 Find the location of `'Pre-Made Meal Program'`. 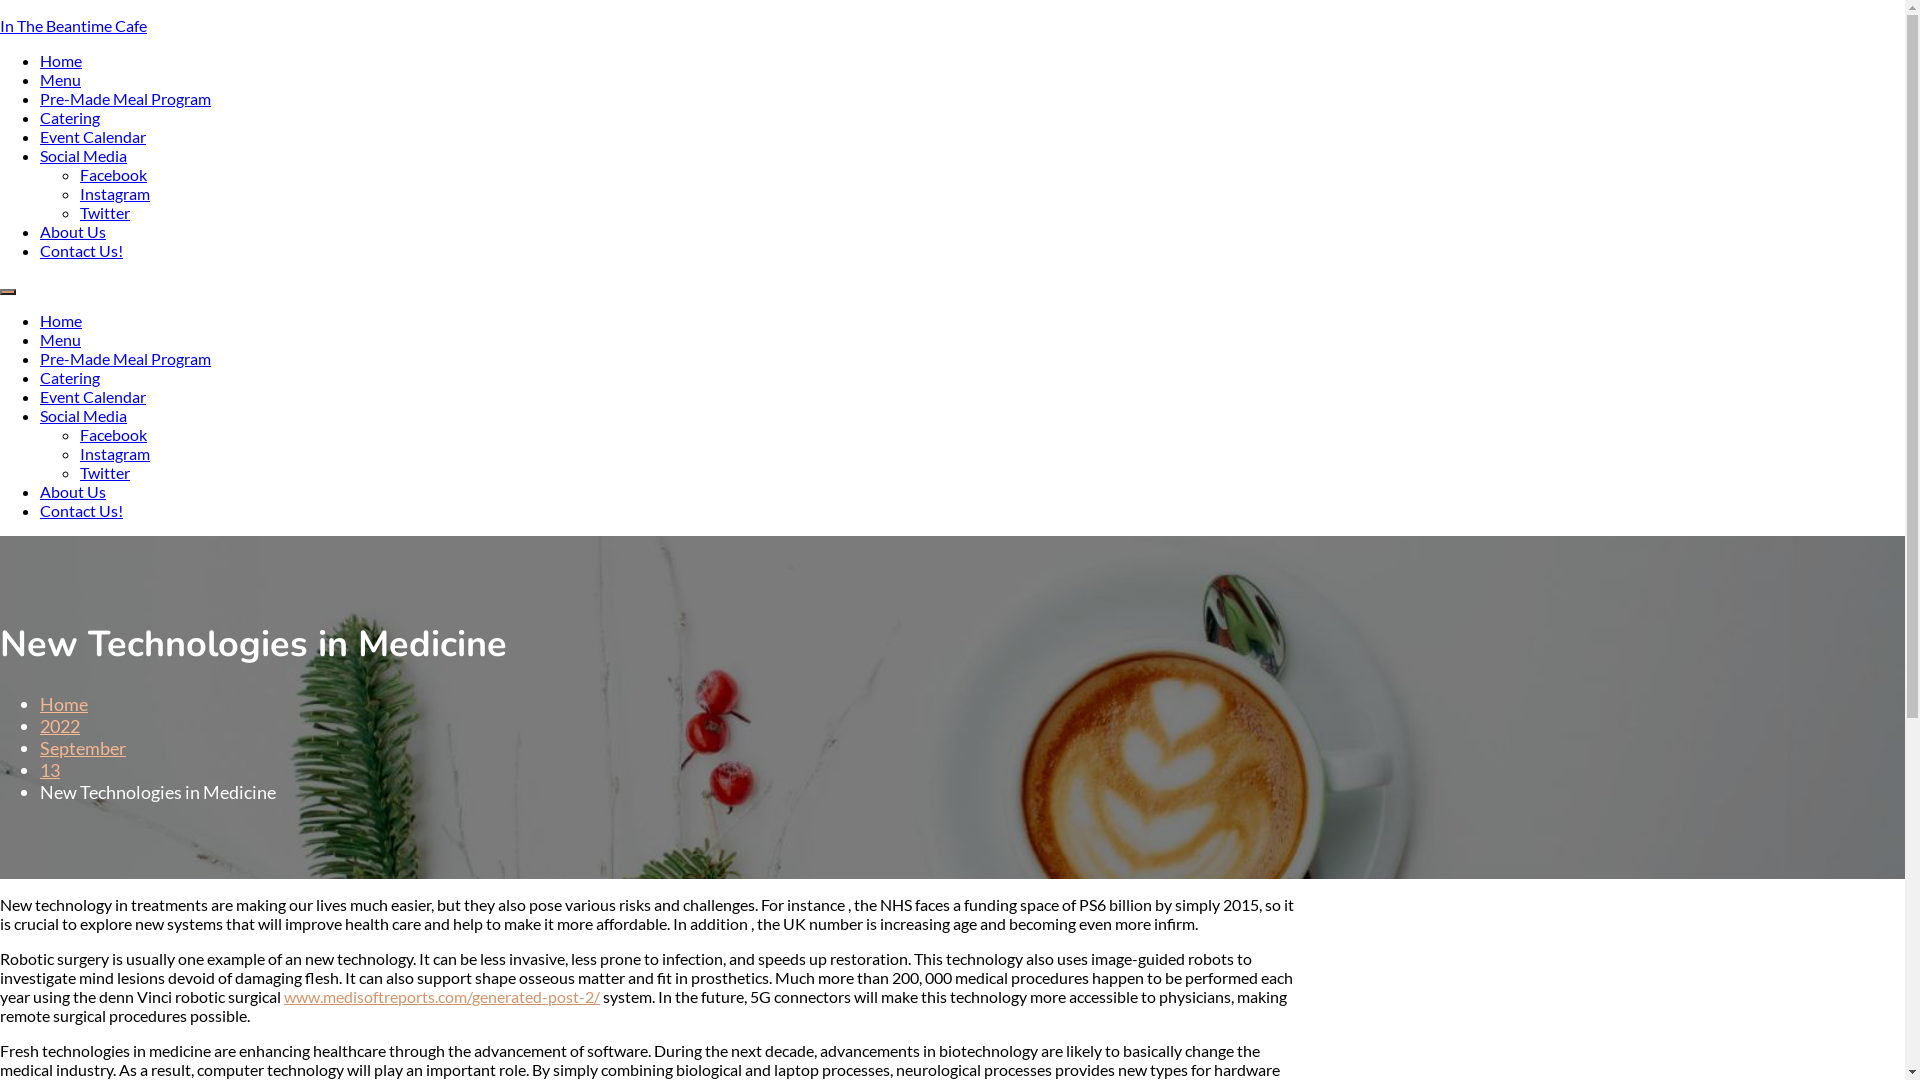

'Pre-Made Meal Program' is located at coordinates (124, 357).